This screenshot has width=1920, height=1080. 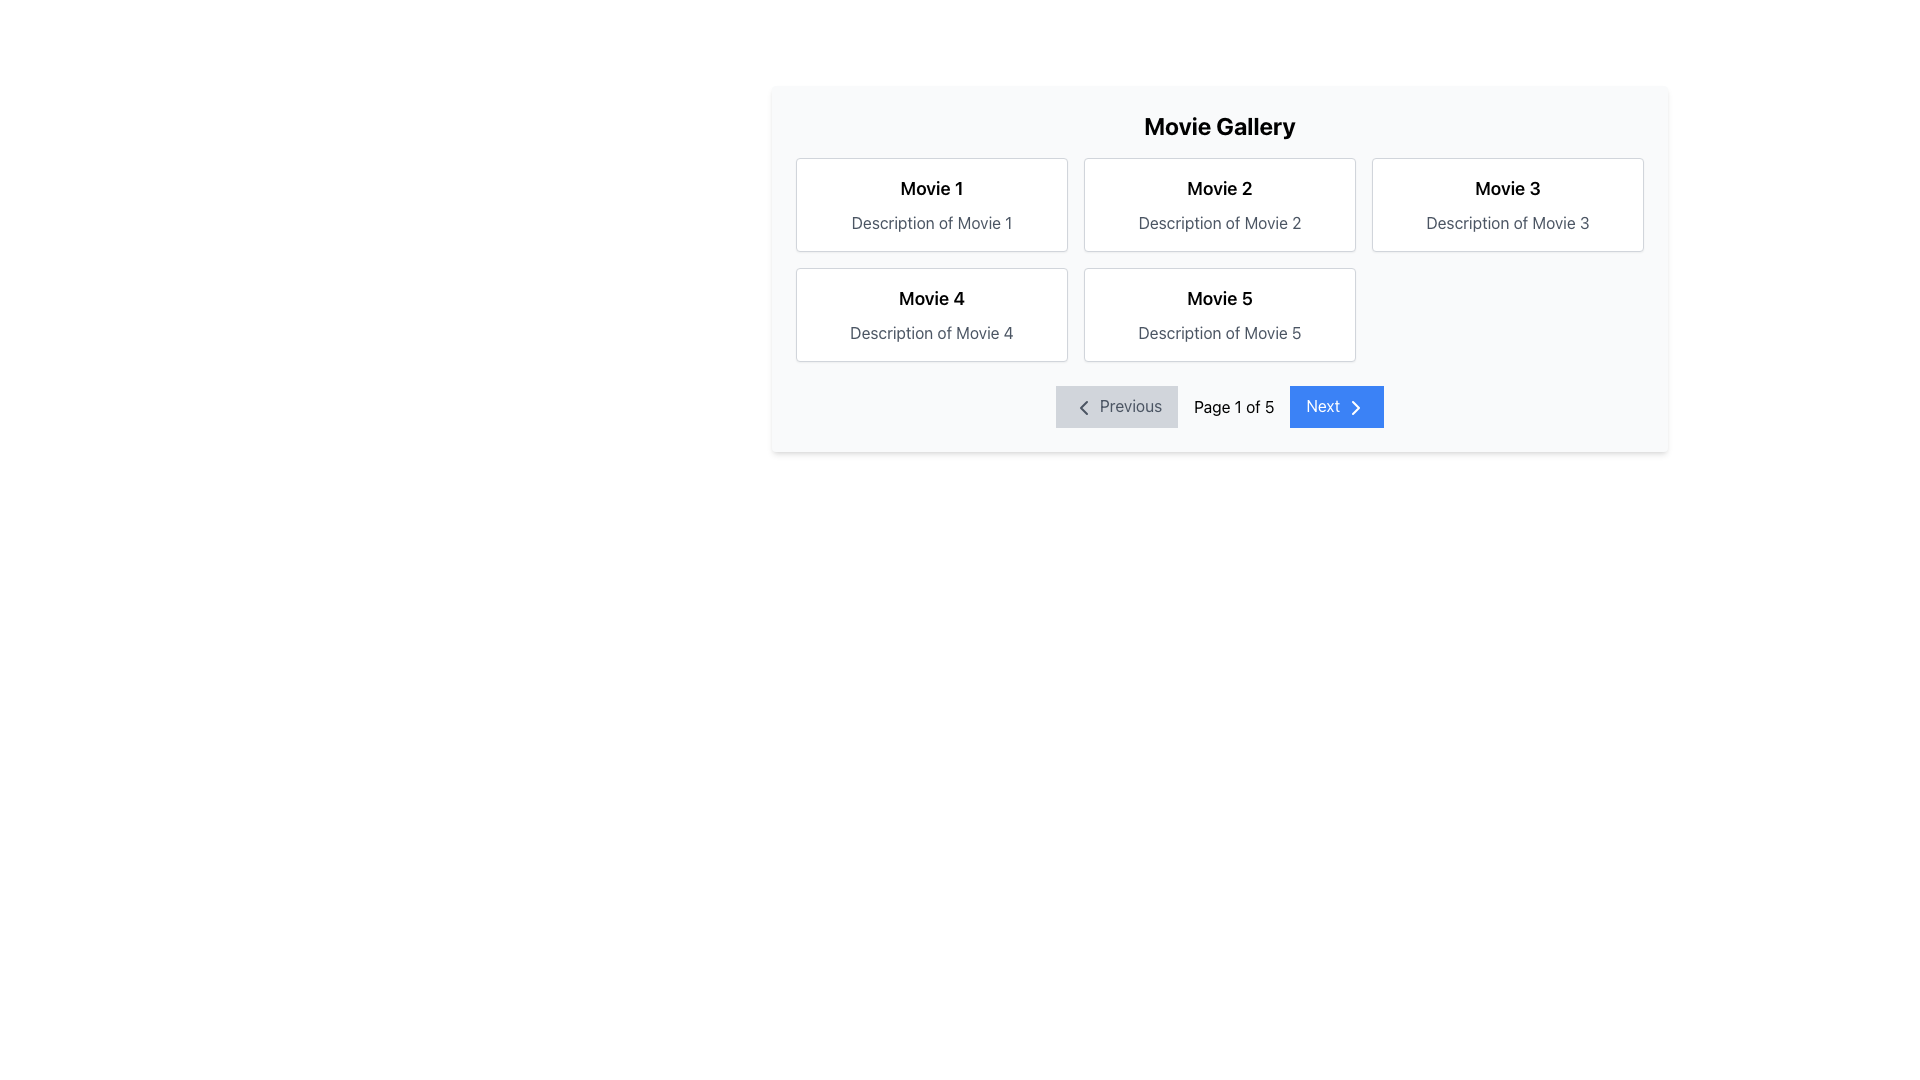 What do you see at coordinates (1082, 406) in the screenshot?
I see `the chevron icon that indicates navigation to the previous page, located within the 'Previous' button at the bottom-left of the interface` at bounding box center [1082, 406].